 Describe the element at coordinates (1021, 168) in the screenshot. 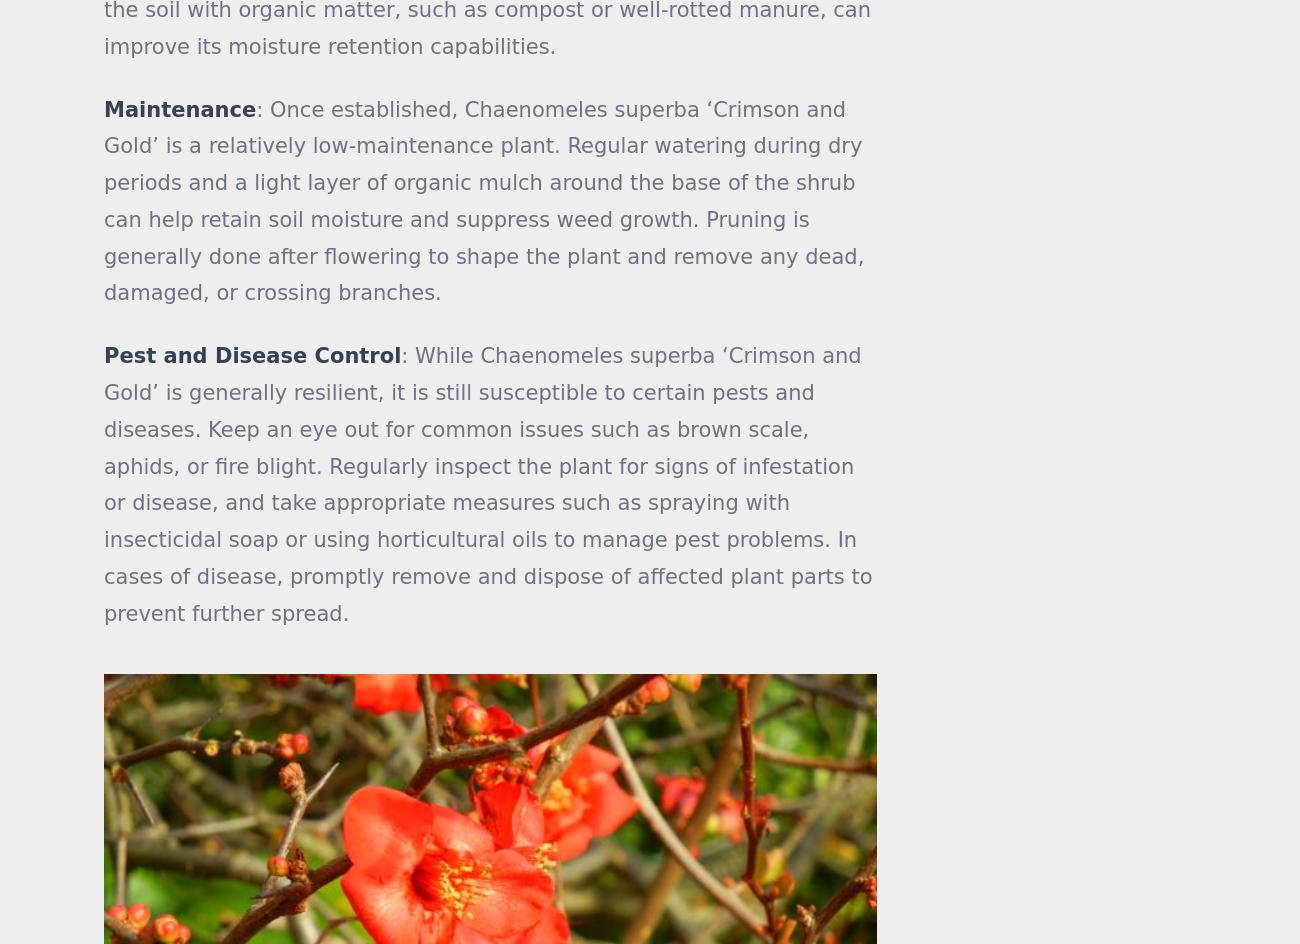

I see `'Well-Drained Soil'` at that location.